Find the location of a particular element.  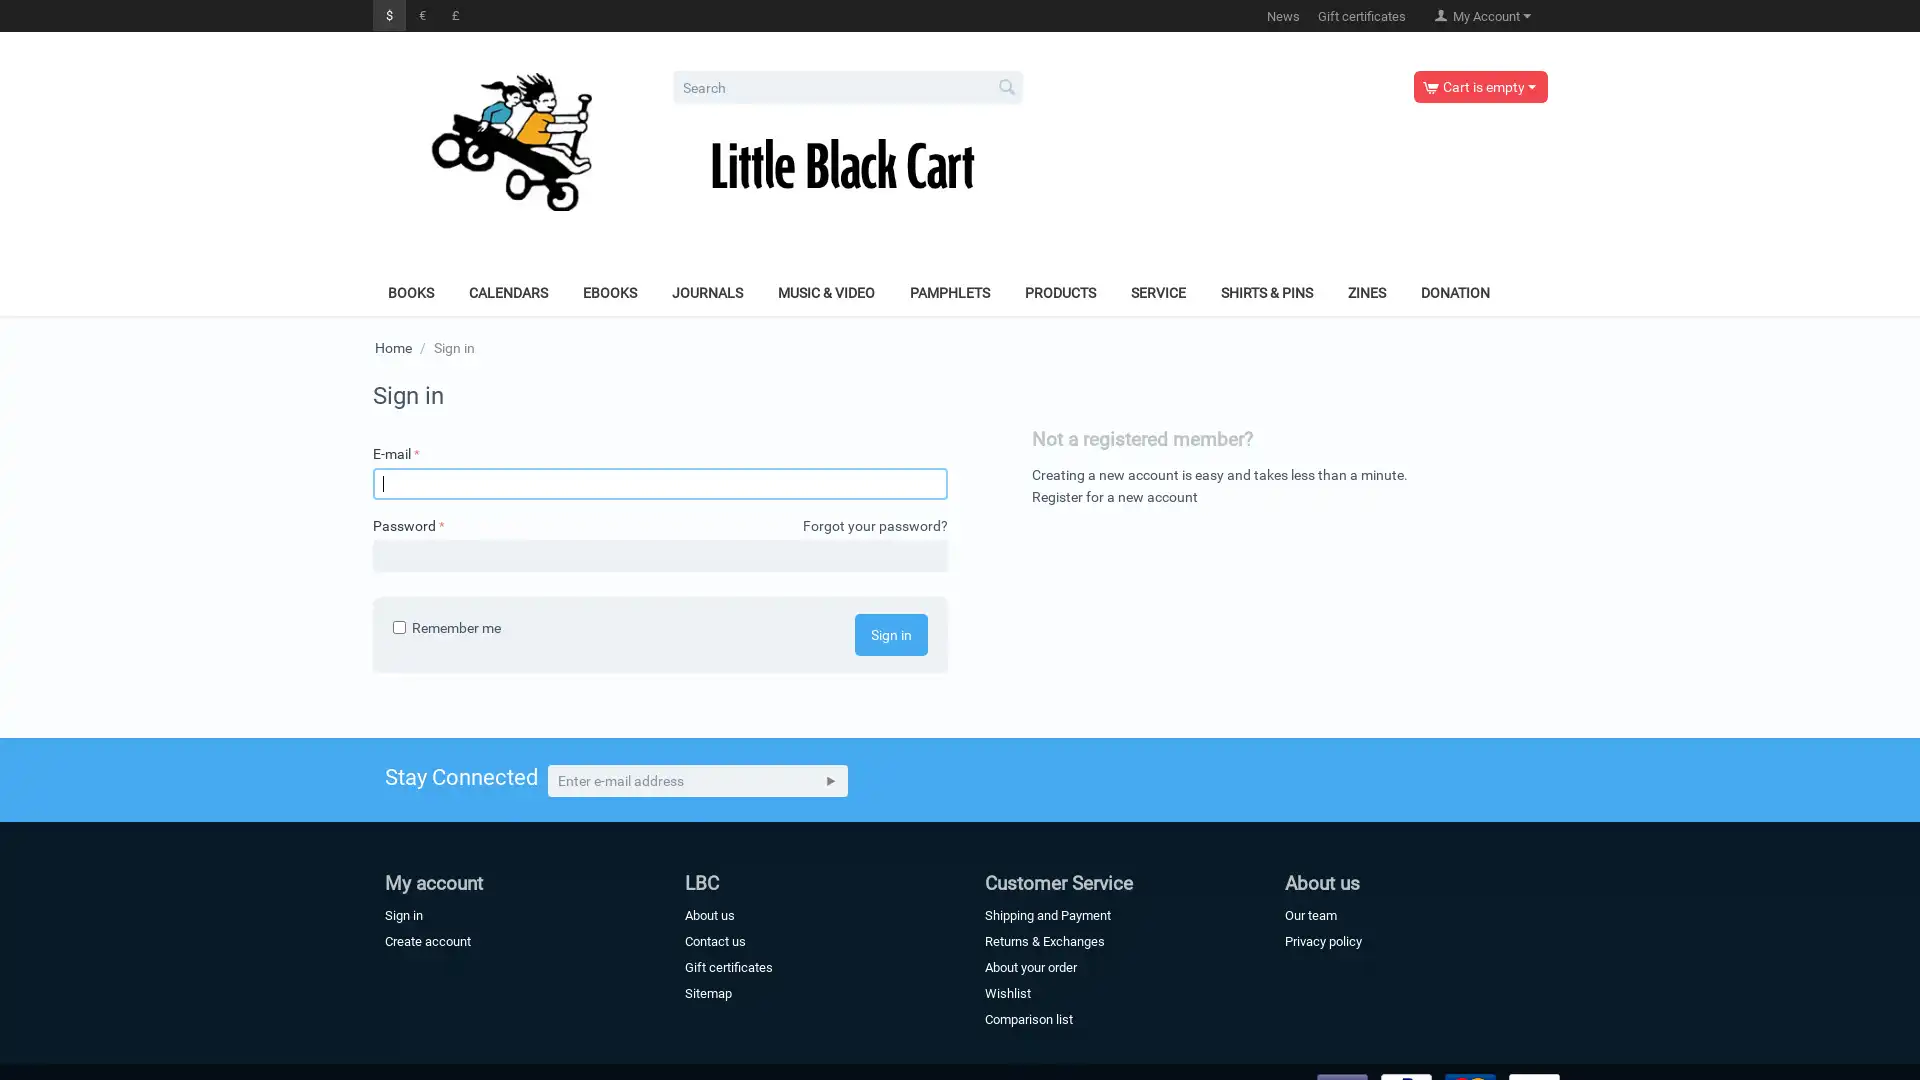

Sign in is located at coordinates (889, 635).